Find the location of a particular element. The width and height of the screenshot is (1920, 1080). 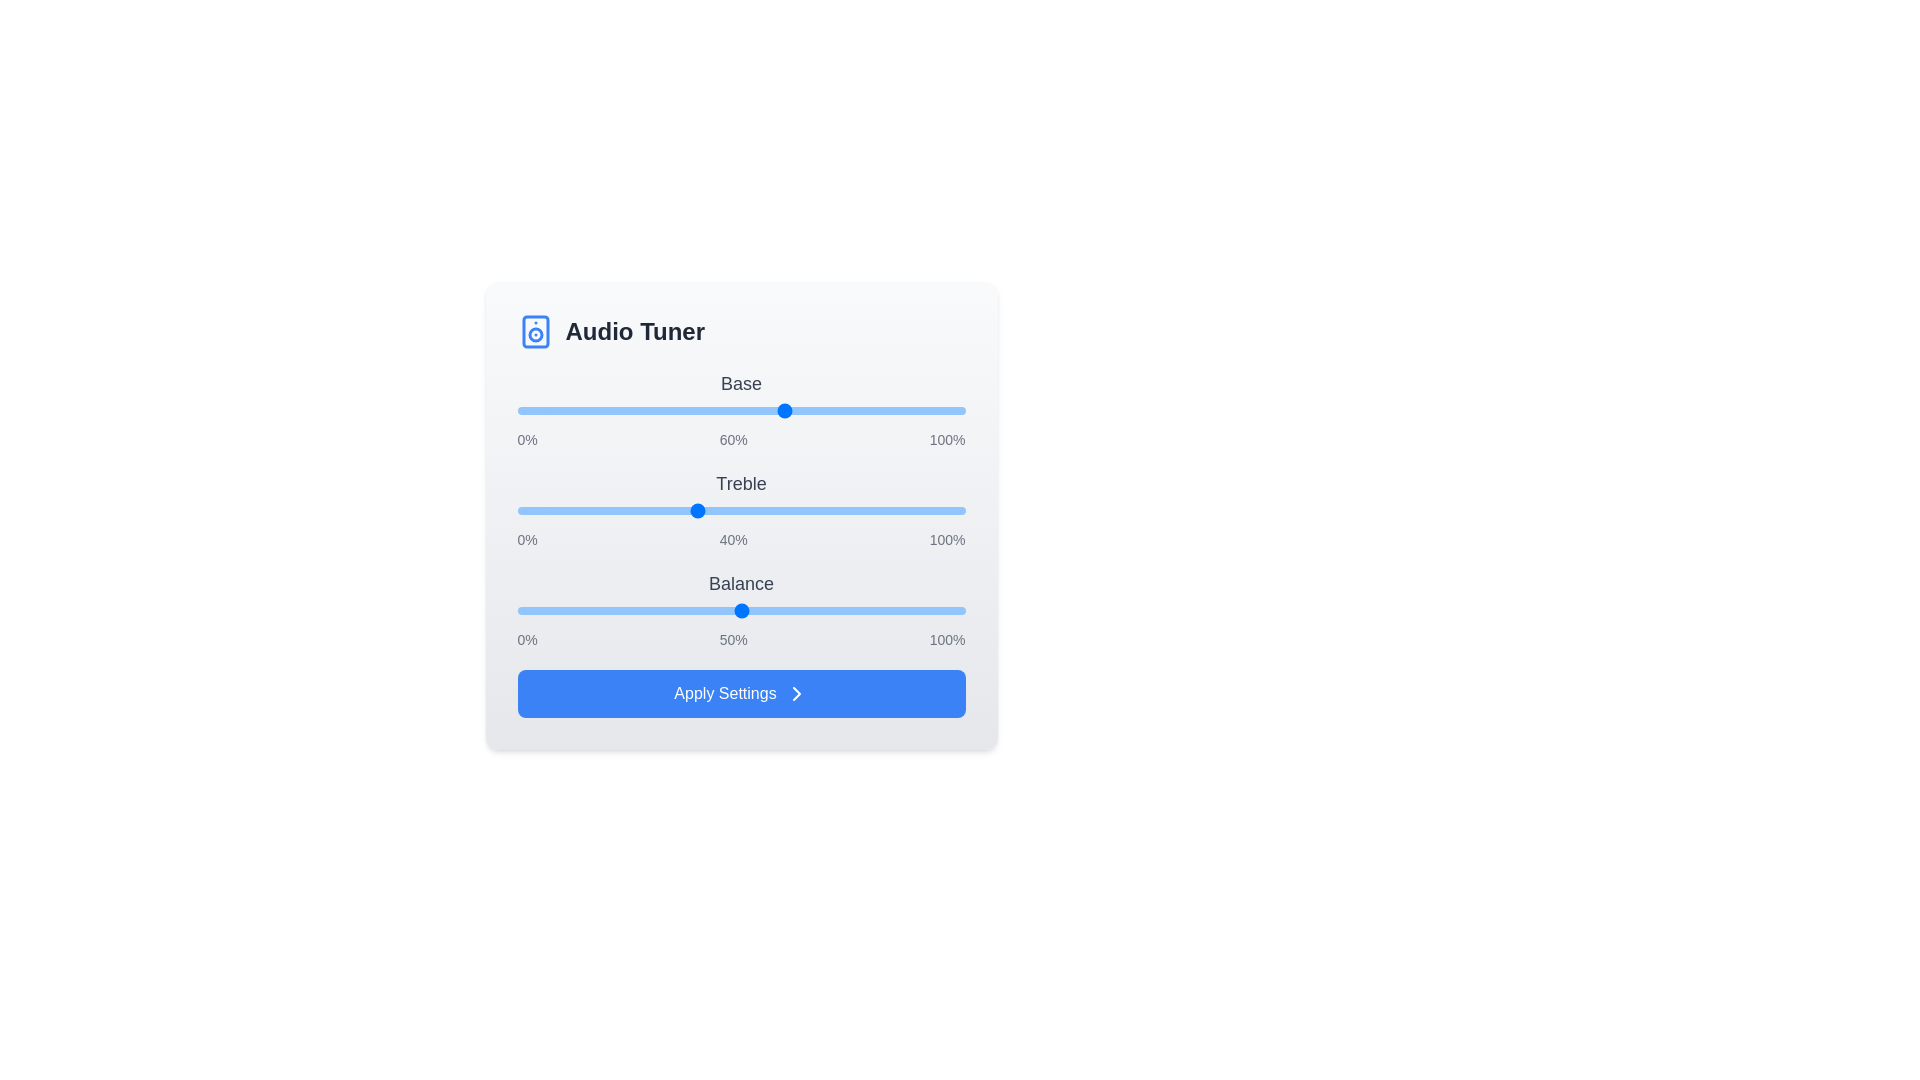

the 1 slider to 49% is located at coordinates (736, 509).